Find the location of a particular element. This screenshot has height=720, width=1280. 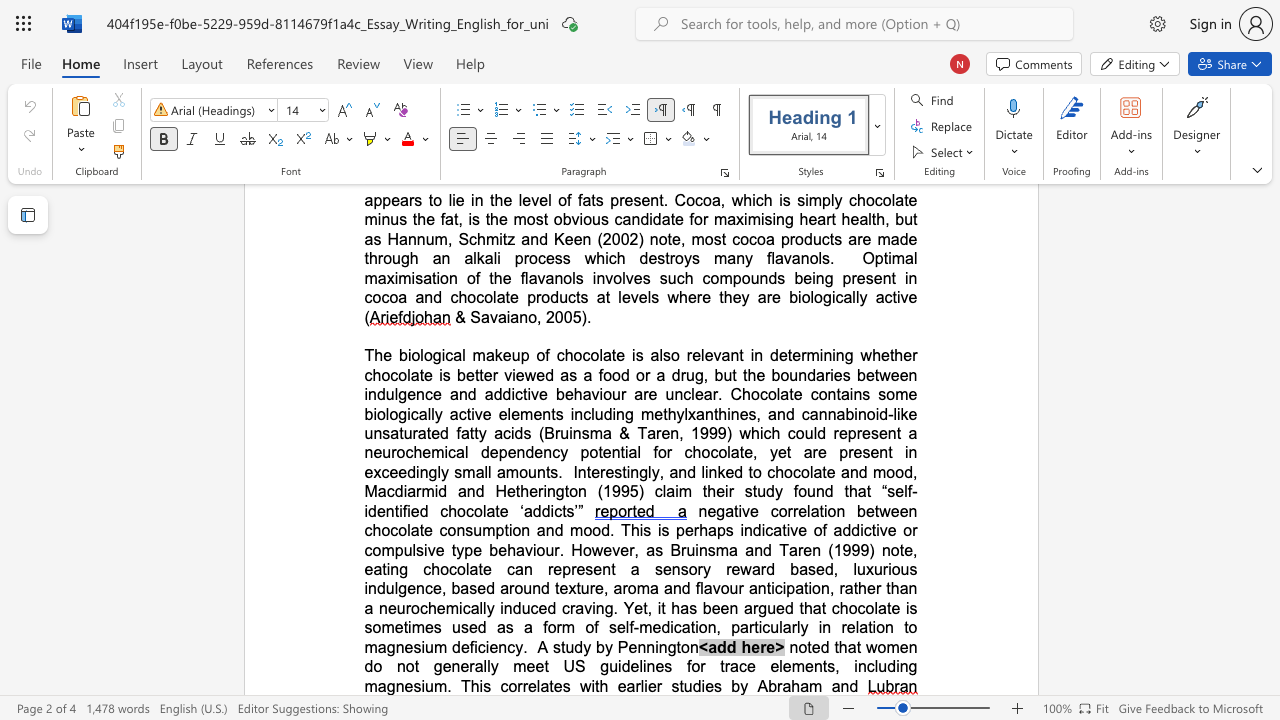

the subset text "guide" within the text "US guidelines for trace elements, including magnesium. This correlates with earlier studies by Abraham and" is located at coordinates (599, 666).